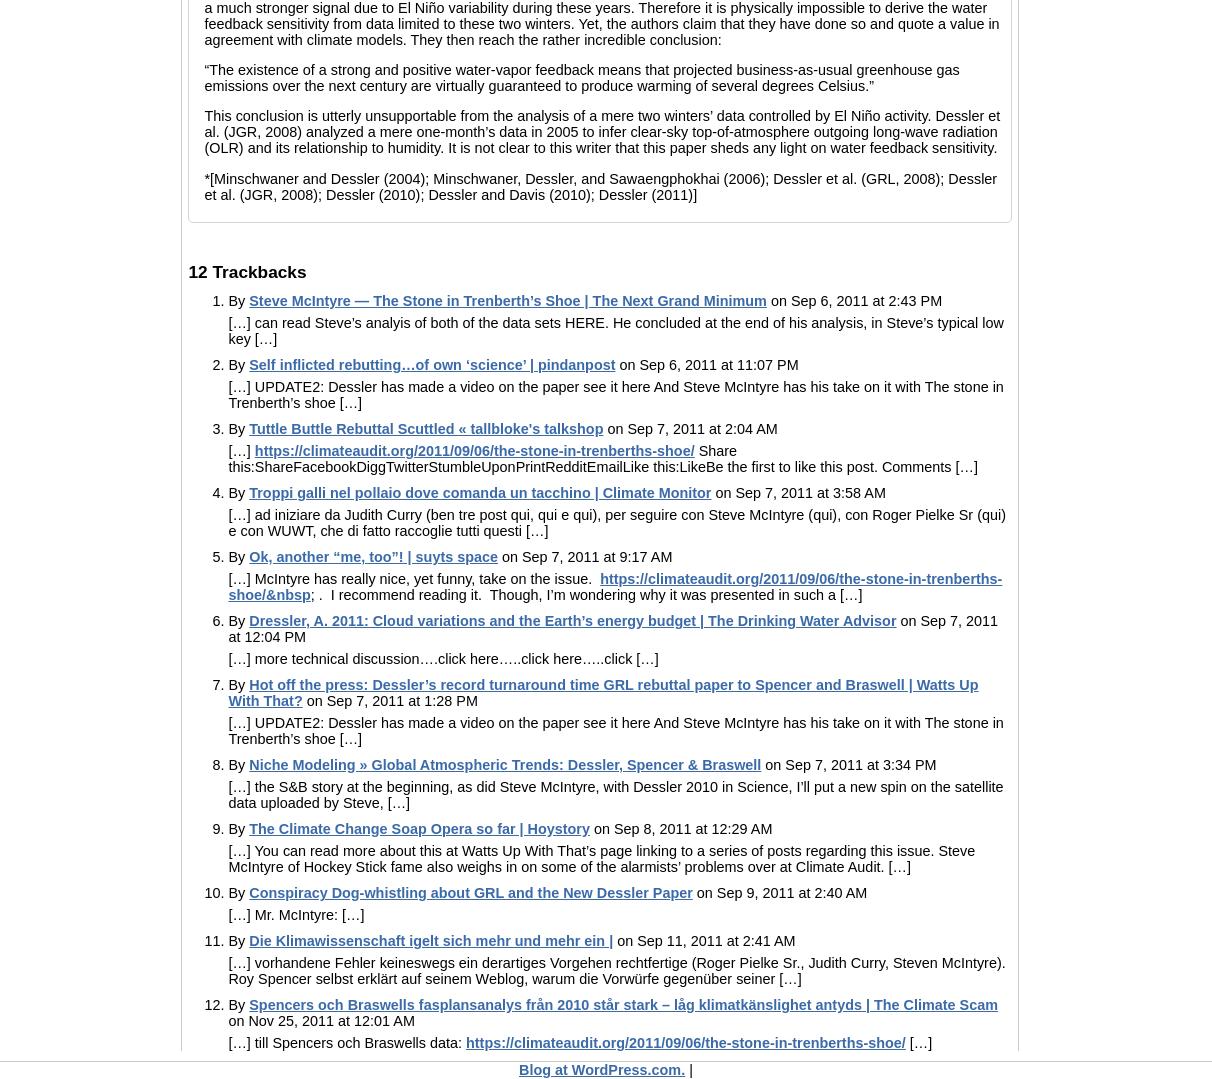  Describe the element at coordinates (581, 77) in the screenshot. I see `'“The existence of a strong and positive water-vapor feedback means that projected business-as-usual greenhouse gas emissions over the next century are virtually guaranteed to produce warming of several degrees Celsius.”'` at that location.